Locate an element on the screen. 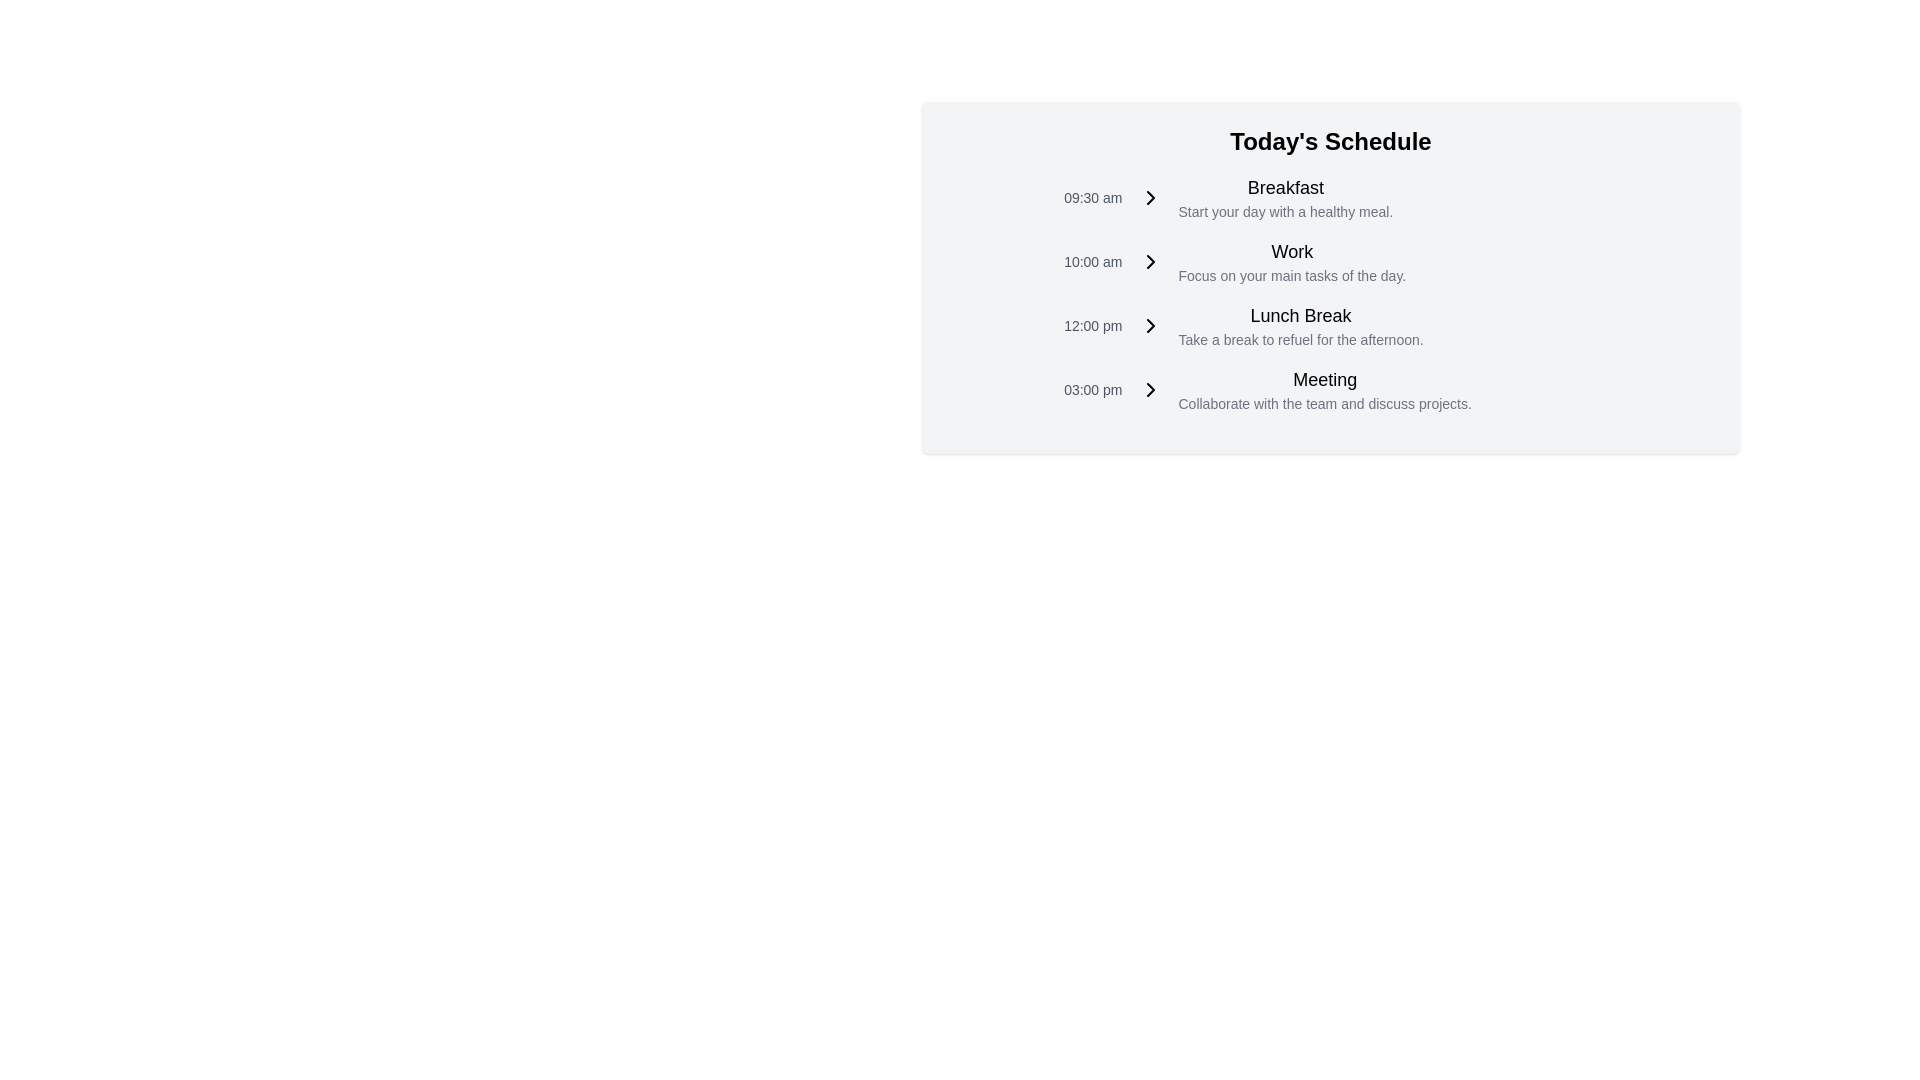 This screenshot has height=1080, width=1920. the schedule entry labeled 'Work' which provides details about a specific event, positioned below 'Breakfast' and above 'Lunch Break' is located at coordinates (1284, 261).